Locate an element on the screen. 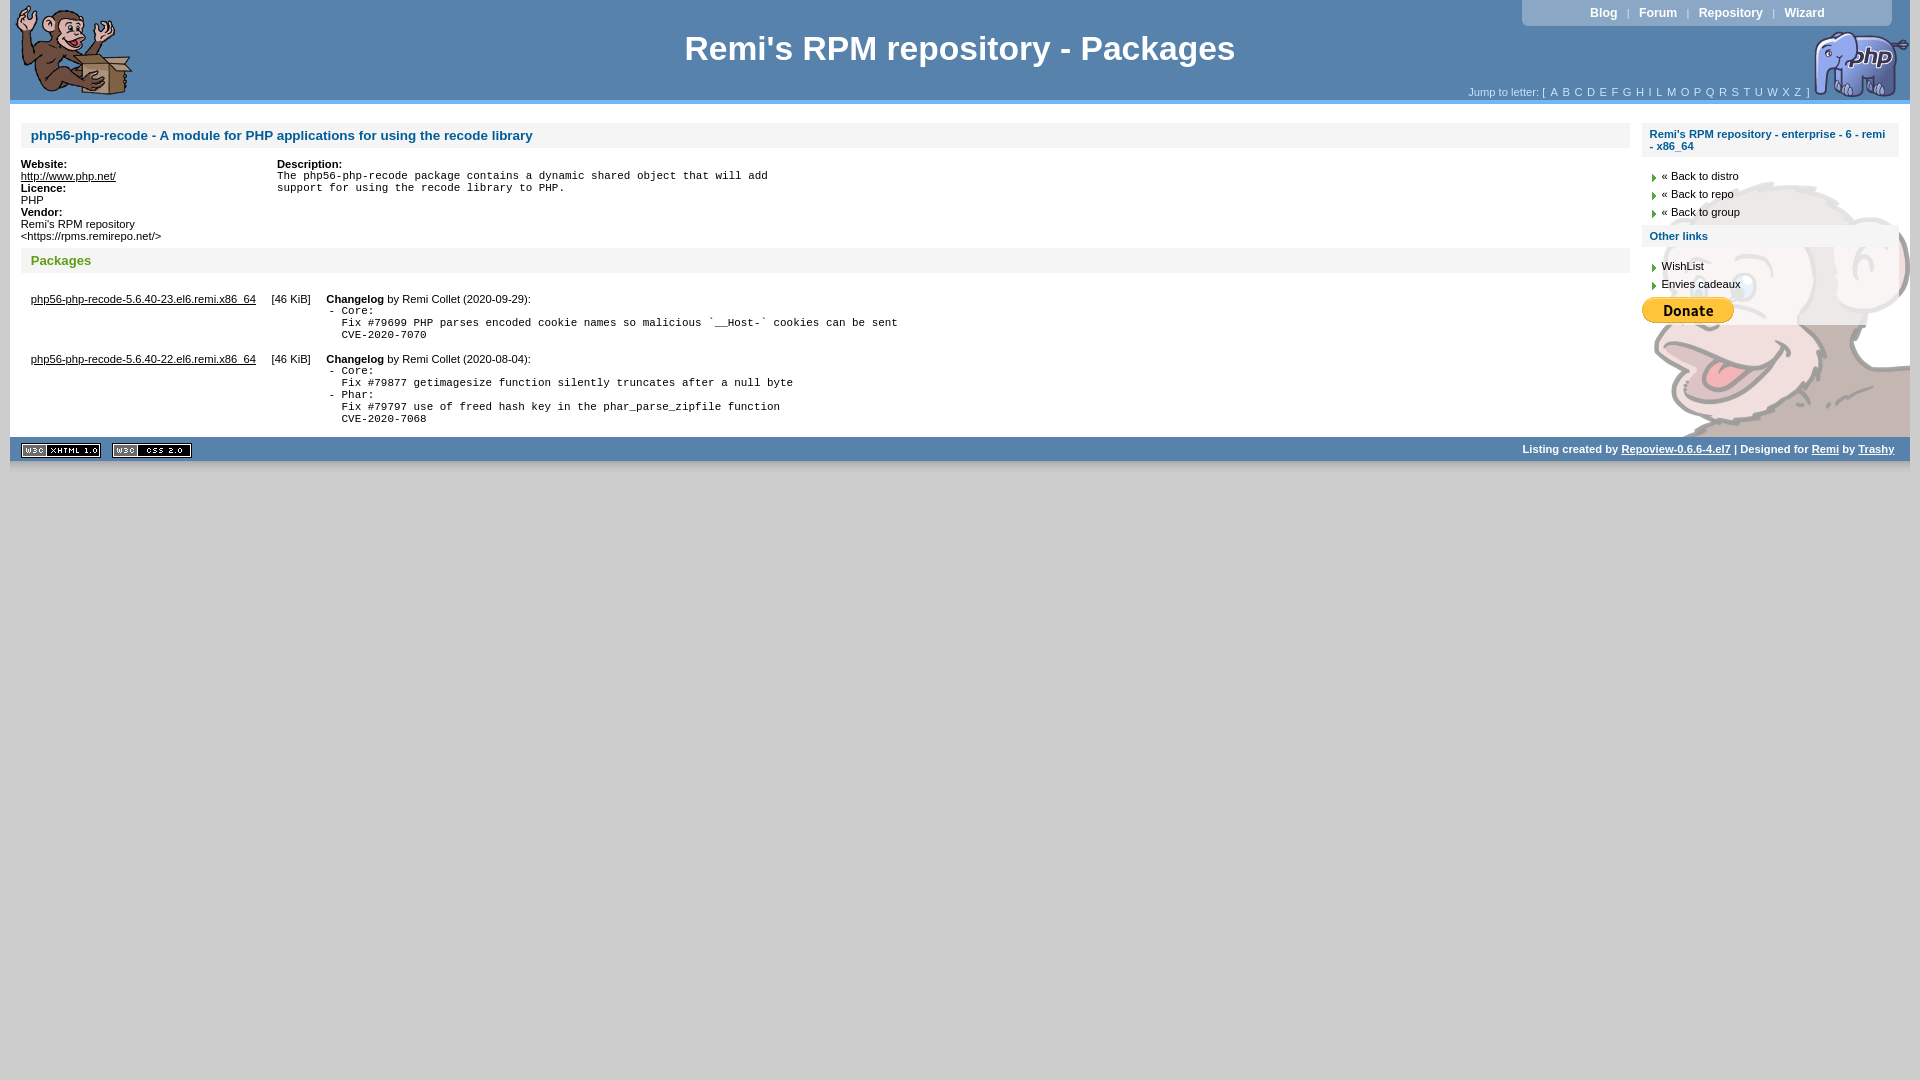 This screenshot has height=1080, width=1920. 'Trashy' is located at coordinates (1875, 447).